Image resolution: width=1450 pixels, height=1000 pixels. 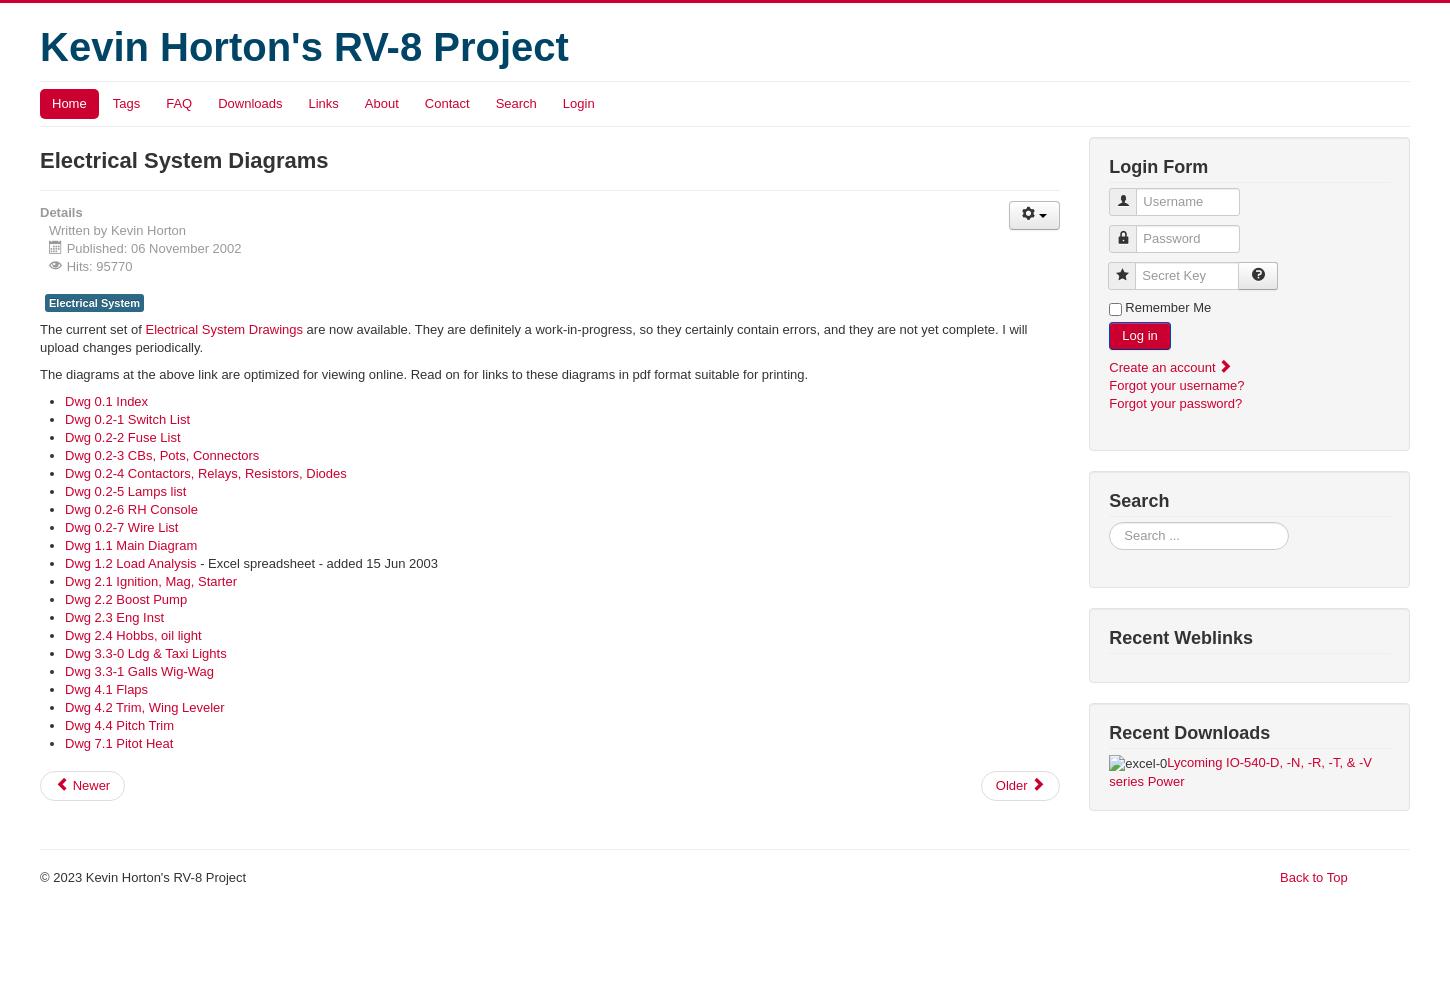 What do you see at coordinates (323, 102) in the screenshot?
I see `'Links'` at bounding box center [323, 102].